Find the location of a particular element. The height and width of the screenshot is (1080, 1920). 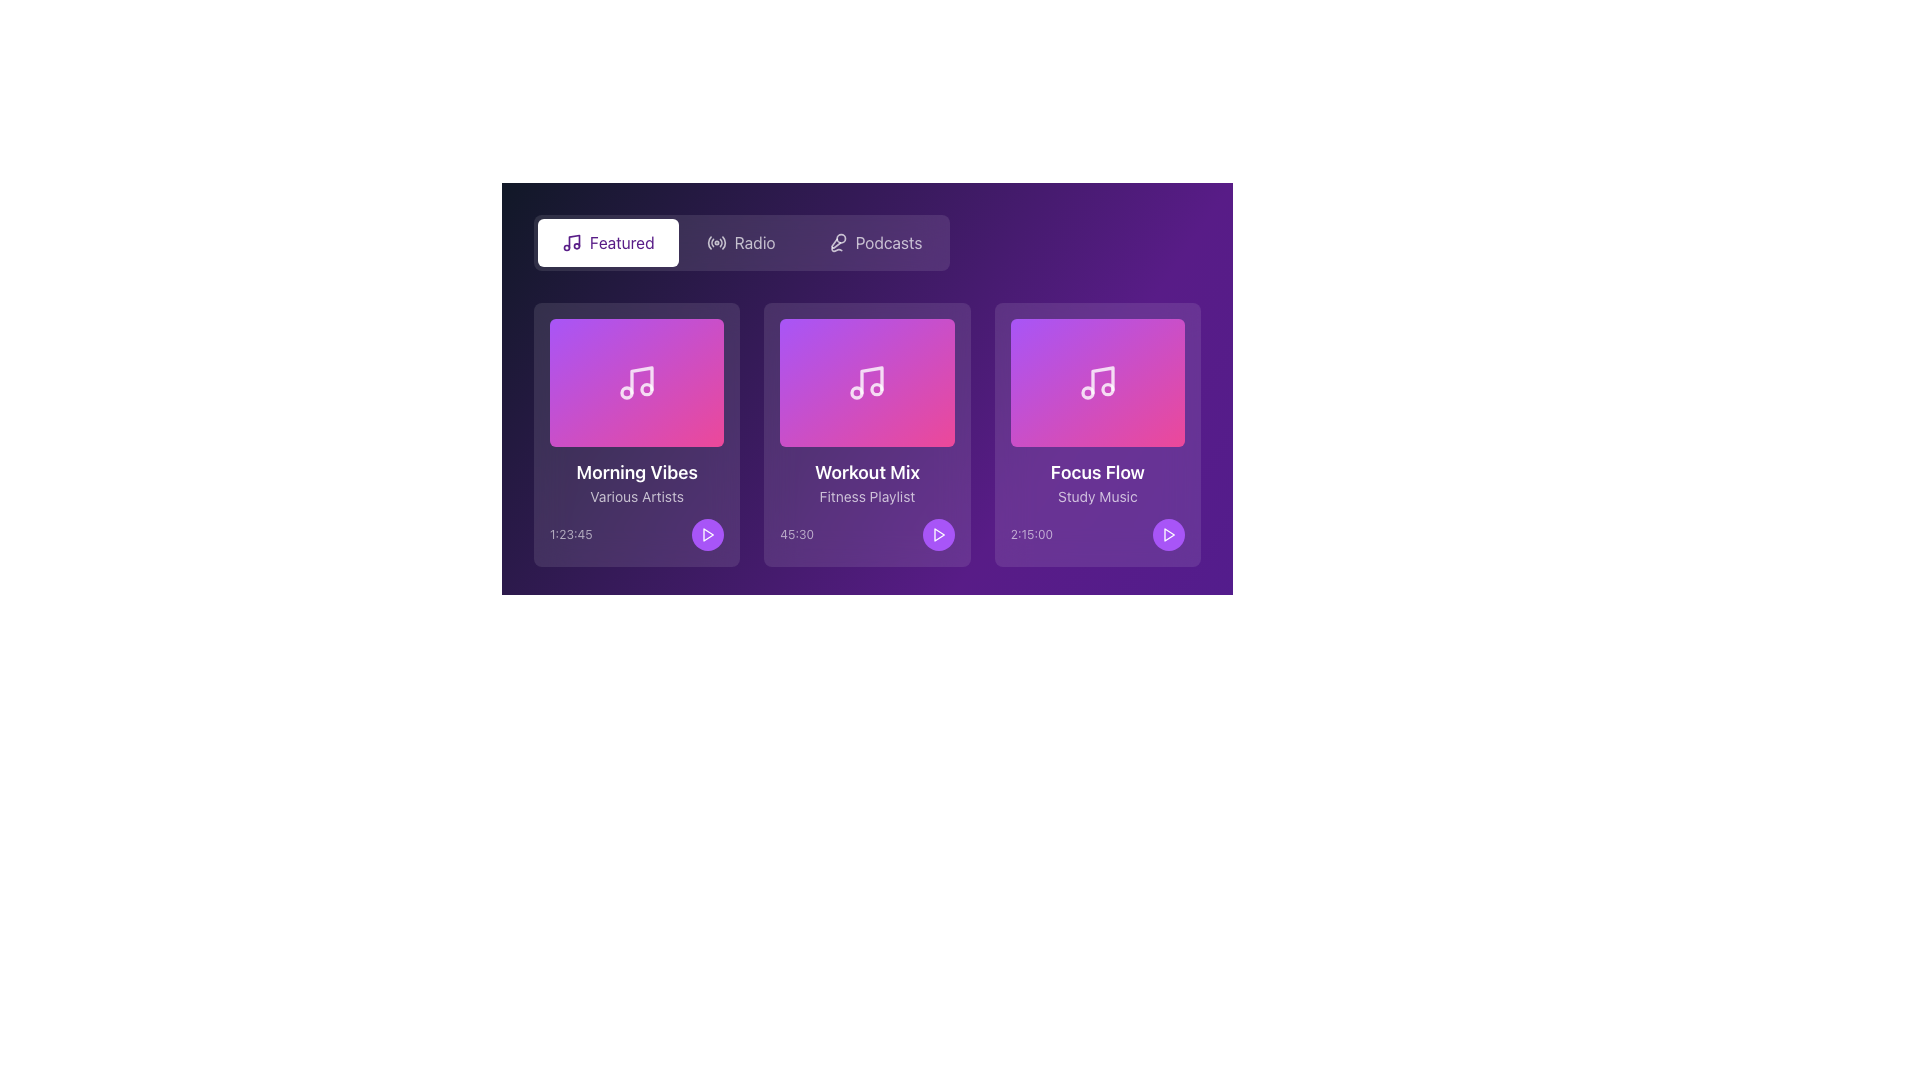

the 'Radio' text link or interactive button in the horizontal navigation bar is located at coordinates (754, 242).